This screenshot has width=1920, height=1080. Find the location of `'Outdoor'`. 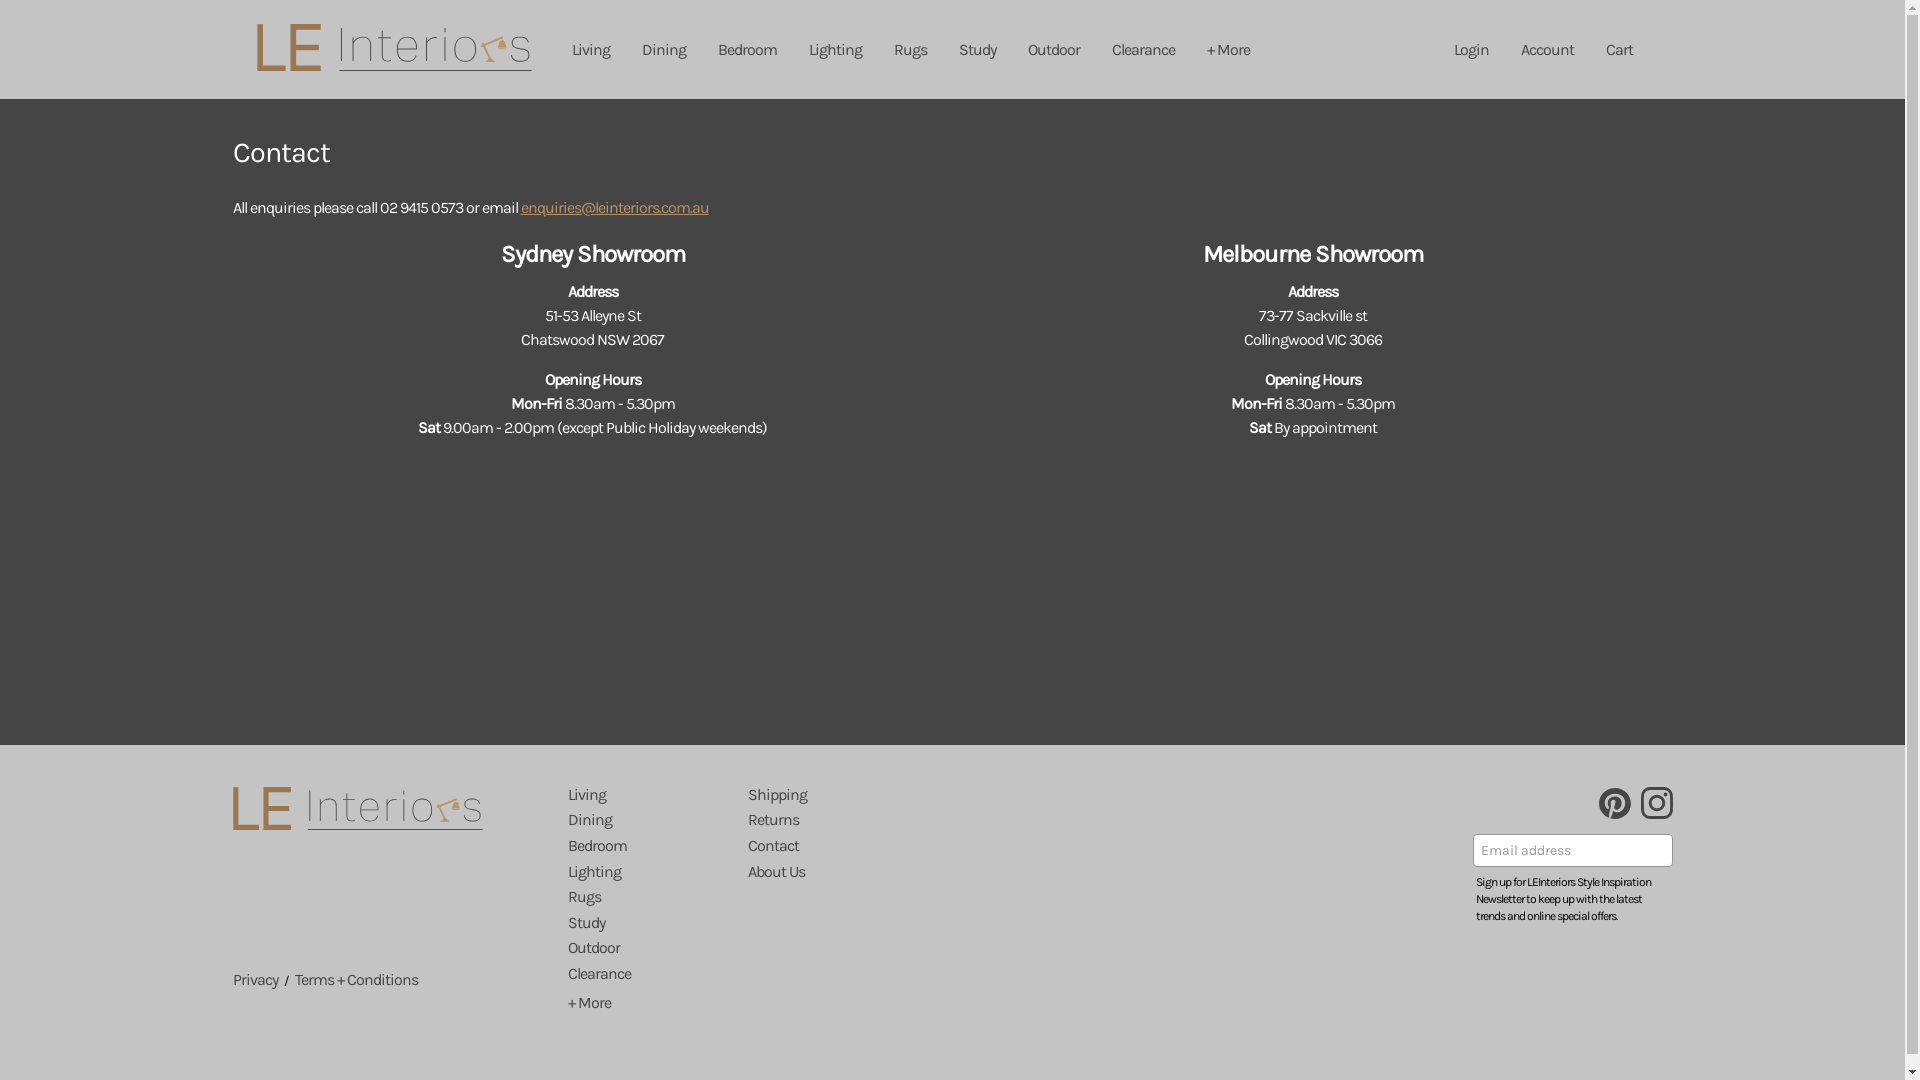

'Outdoor' is located at coordinates (1053, 48).